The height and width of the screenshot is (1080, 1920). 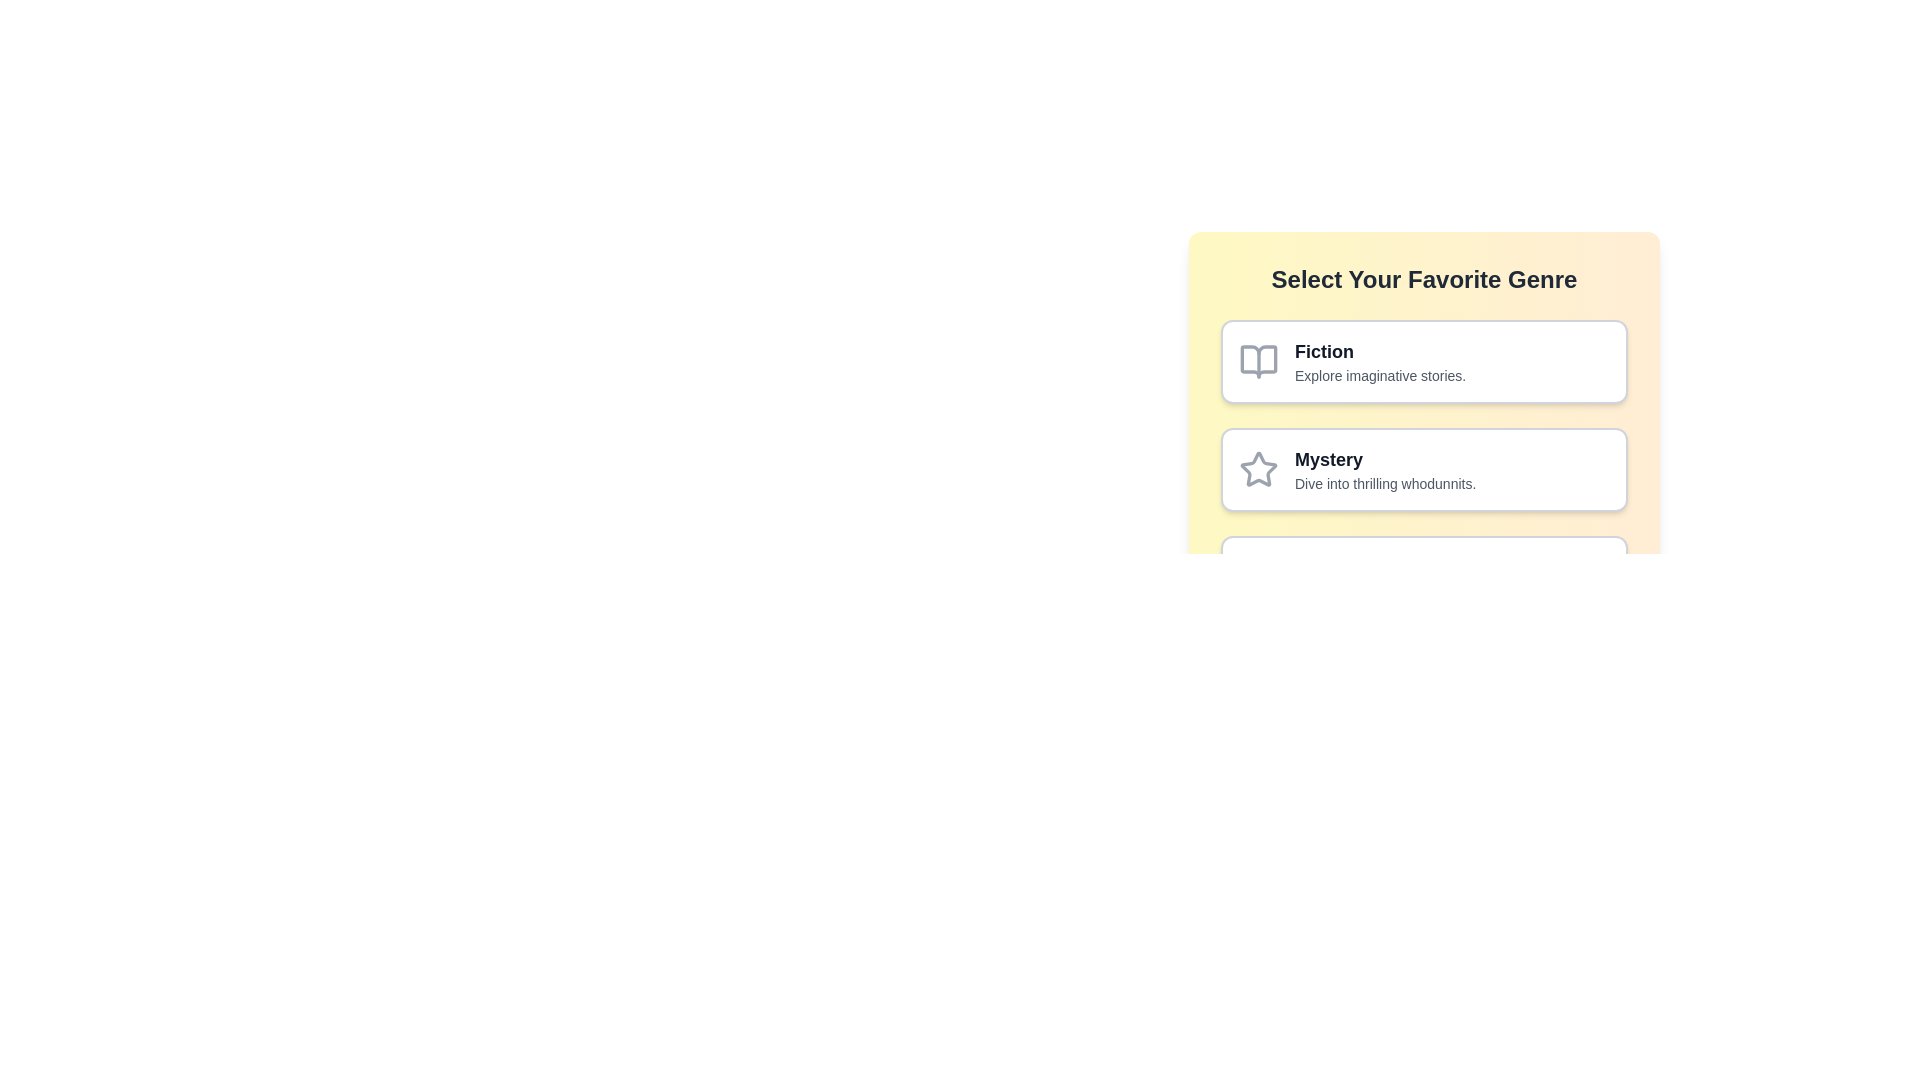 What do you see at coordinates (1379, 375) in the screenshot?
I see `the descriptive text label that provides context to the 'Fiction' header, located below it in the genre selection section` at bounding box center [1379, 375].